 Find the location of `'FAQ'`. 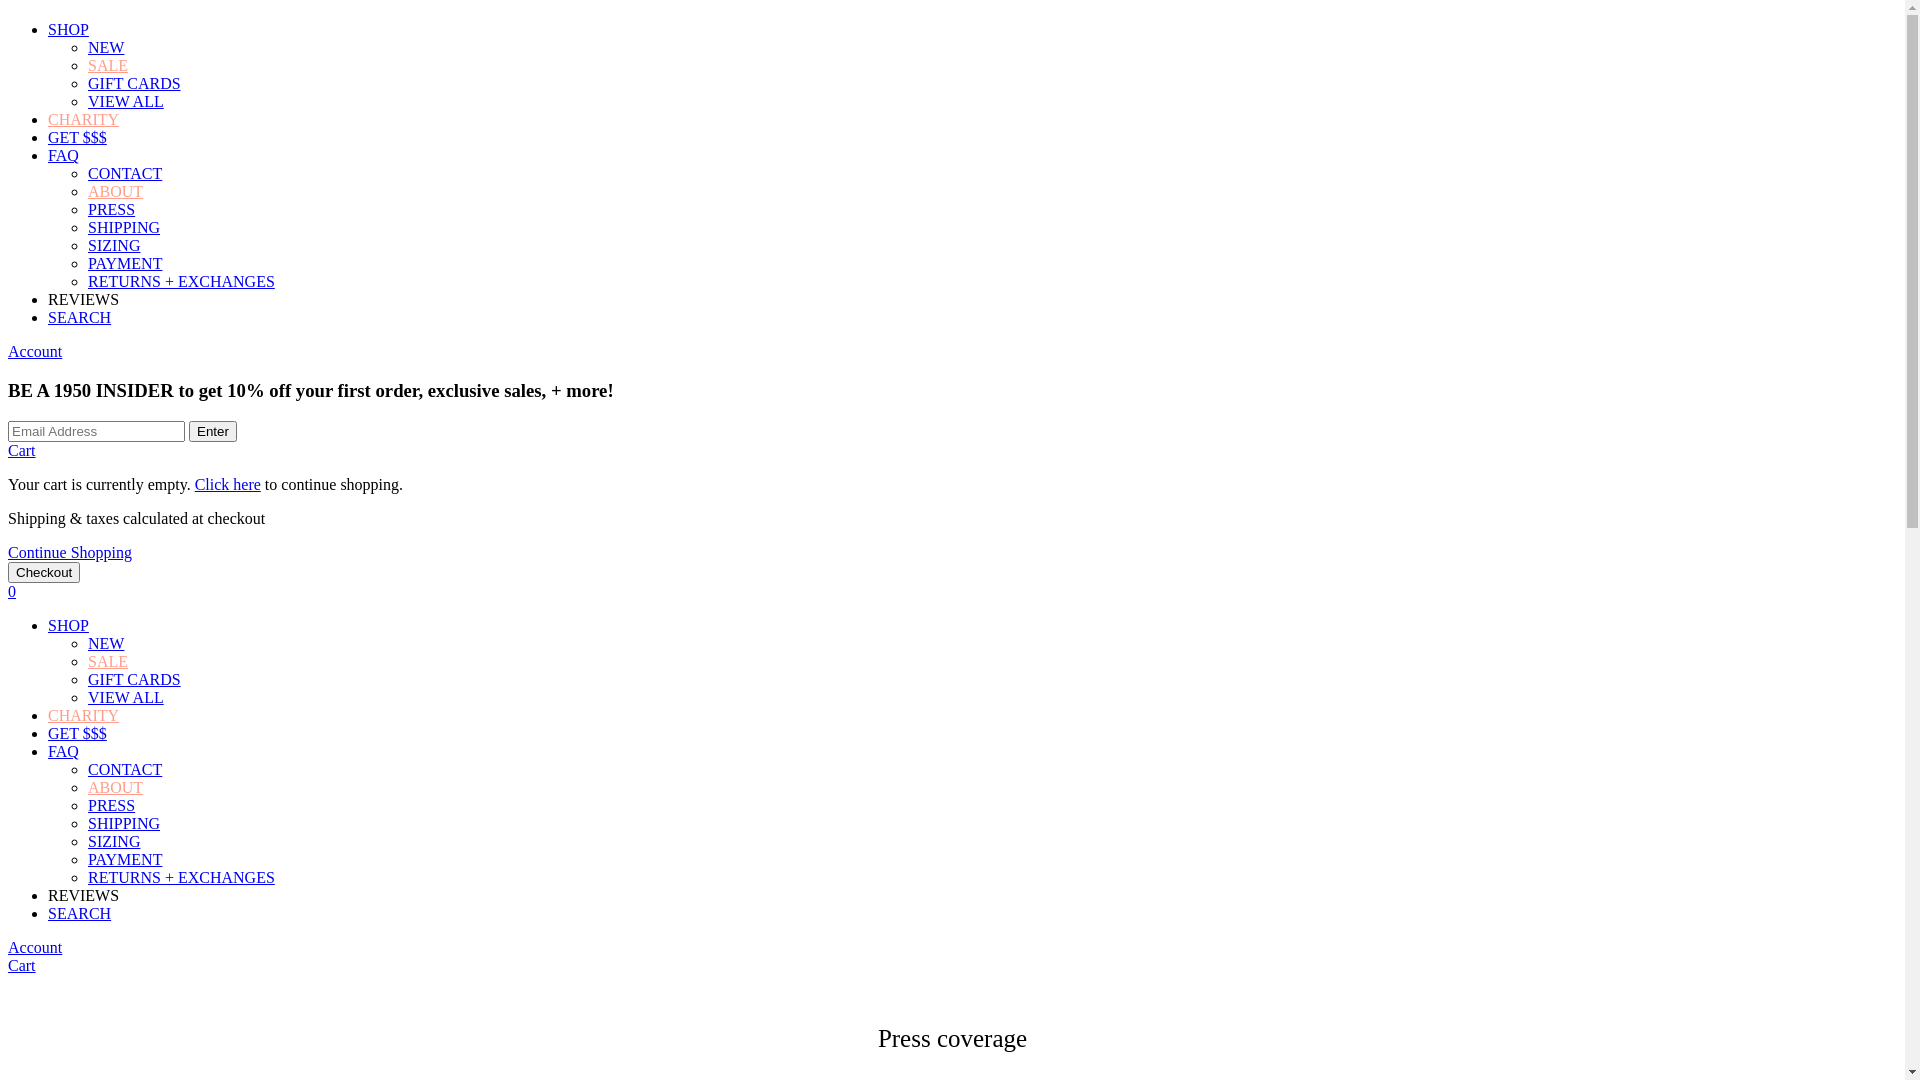

'FAQ' is located at coordinates (63, 751).